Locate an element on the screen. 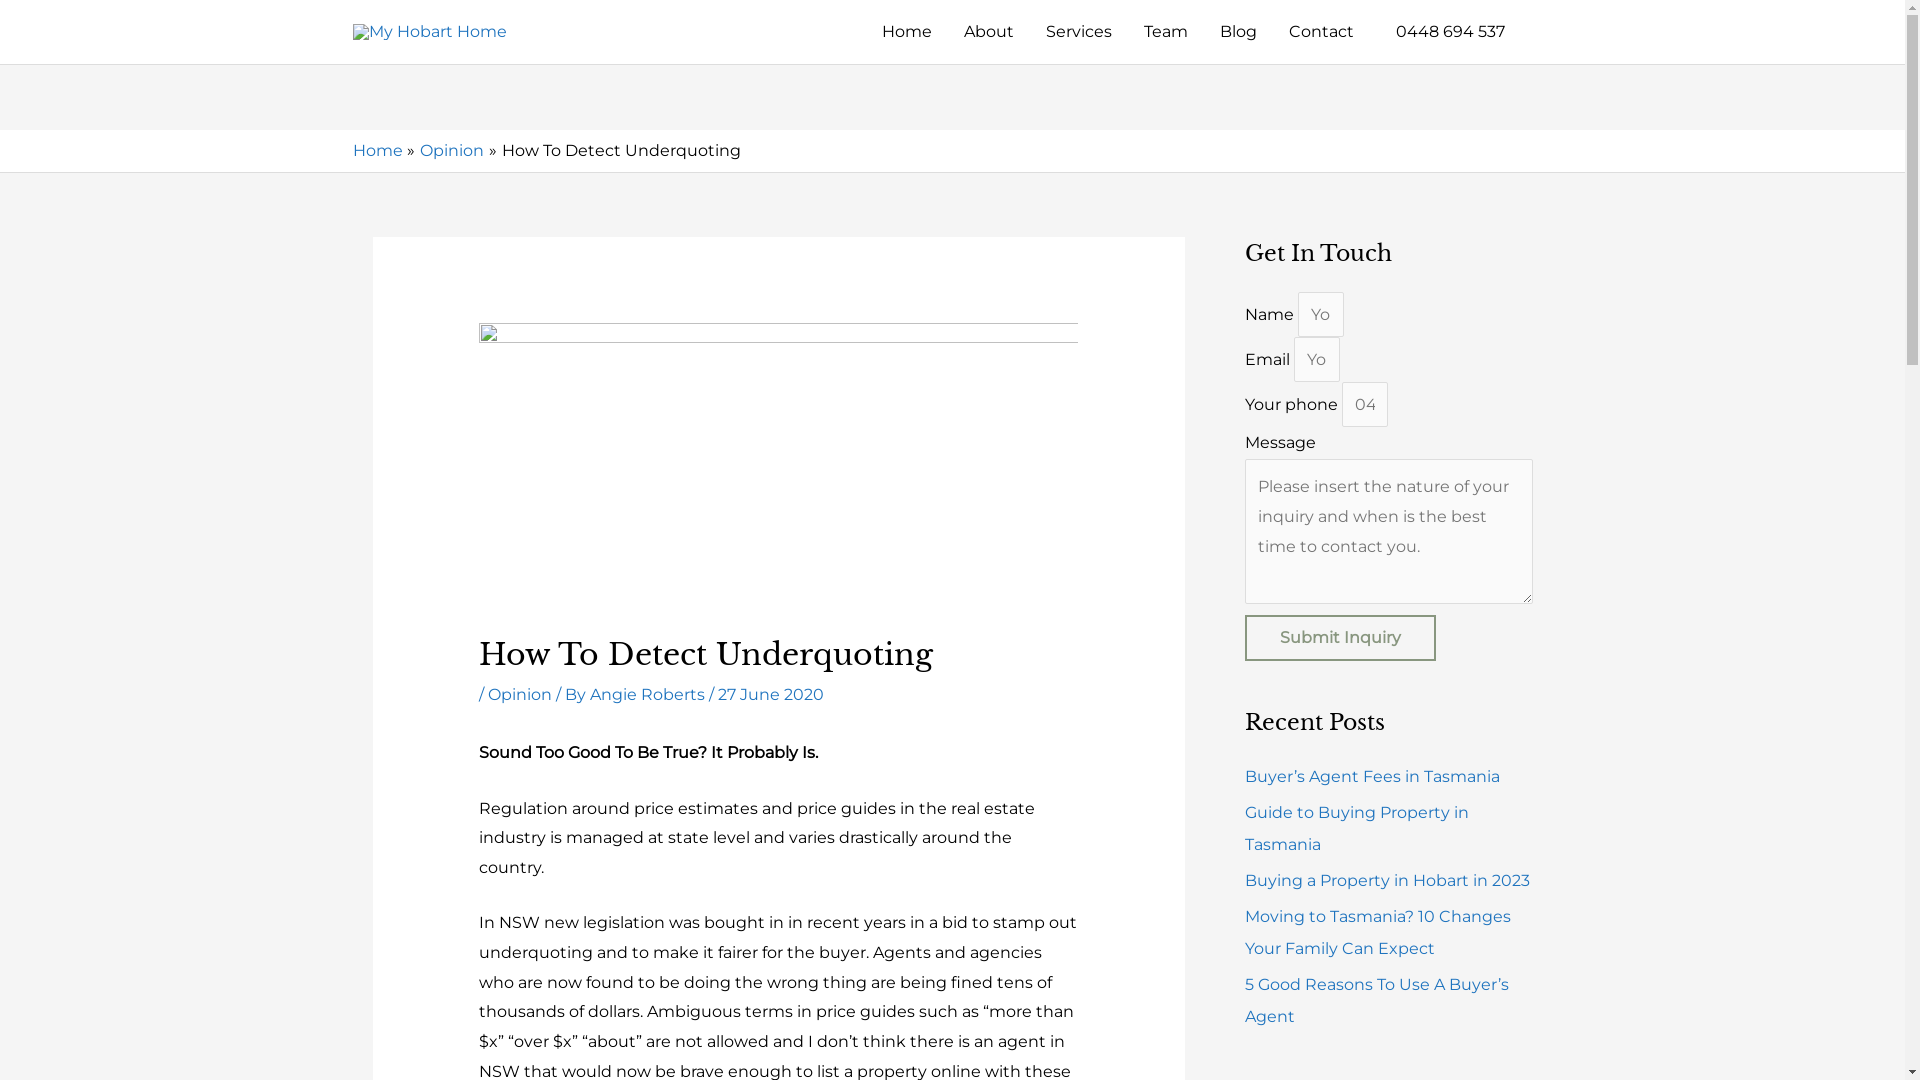 The height and width of the screenshot is (1080, 1920). 'Buying a Property in Hobart in 2023' is located at coordinates (1242, 879).